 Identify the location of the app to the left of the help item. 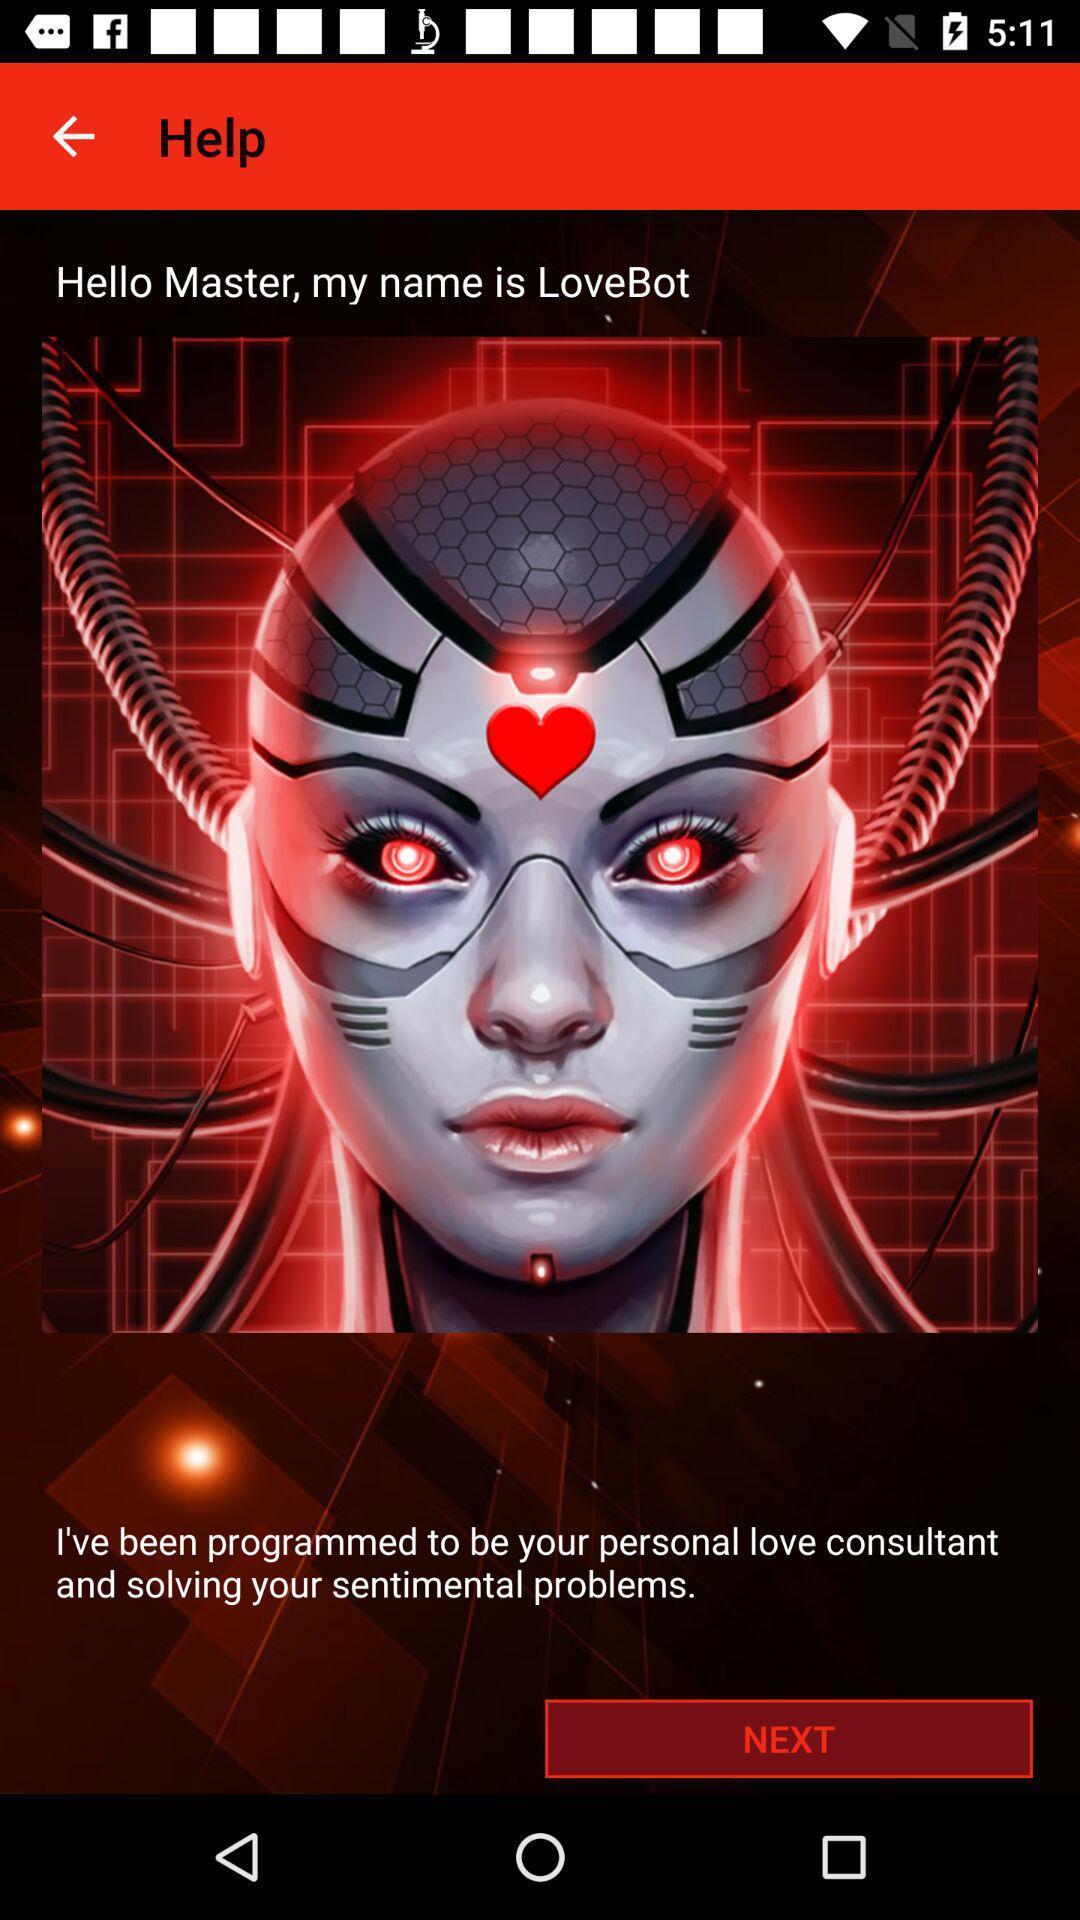
(72, 135).